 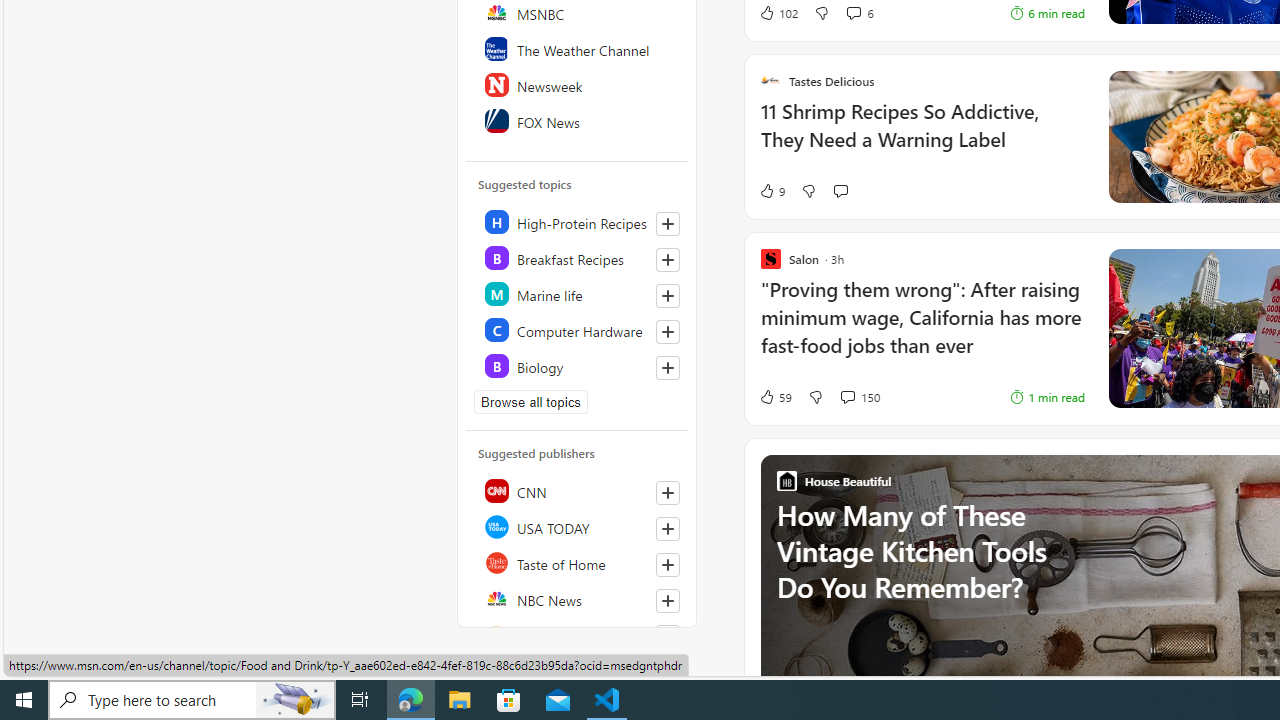 What do you see at coordinates (853, 12) in the screenshot?
I see `'View comments 6 Comment'` at bounding box center [853, 12].